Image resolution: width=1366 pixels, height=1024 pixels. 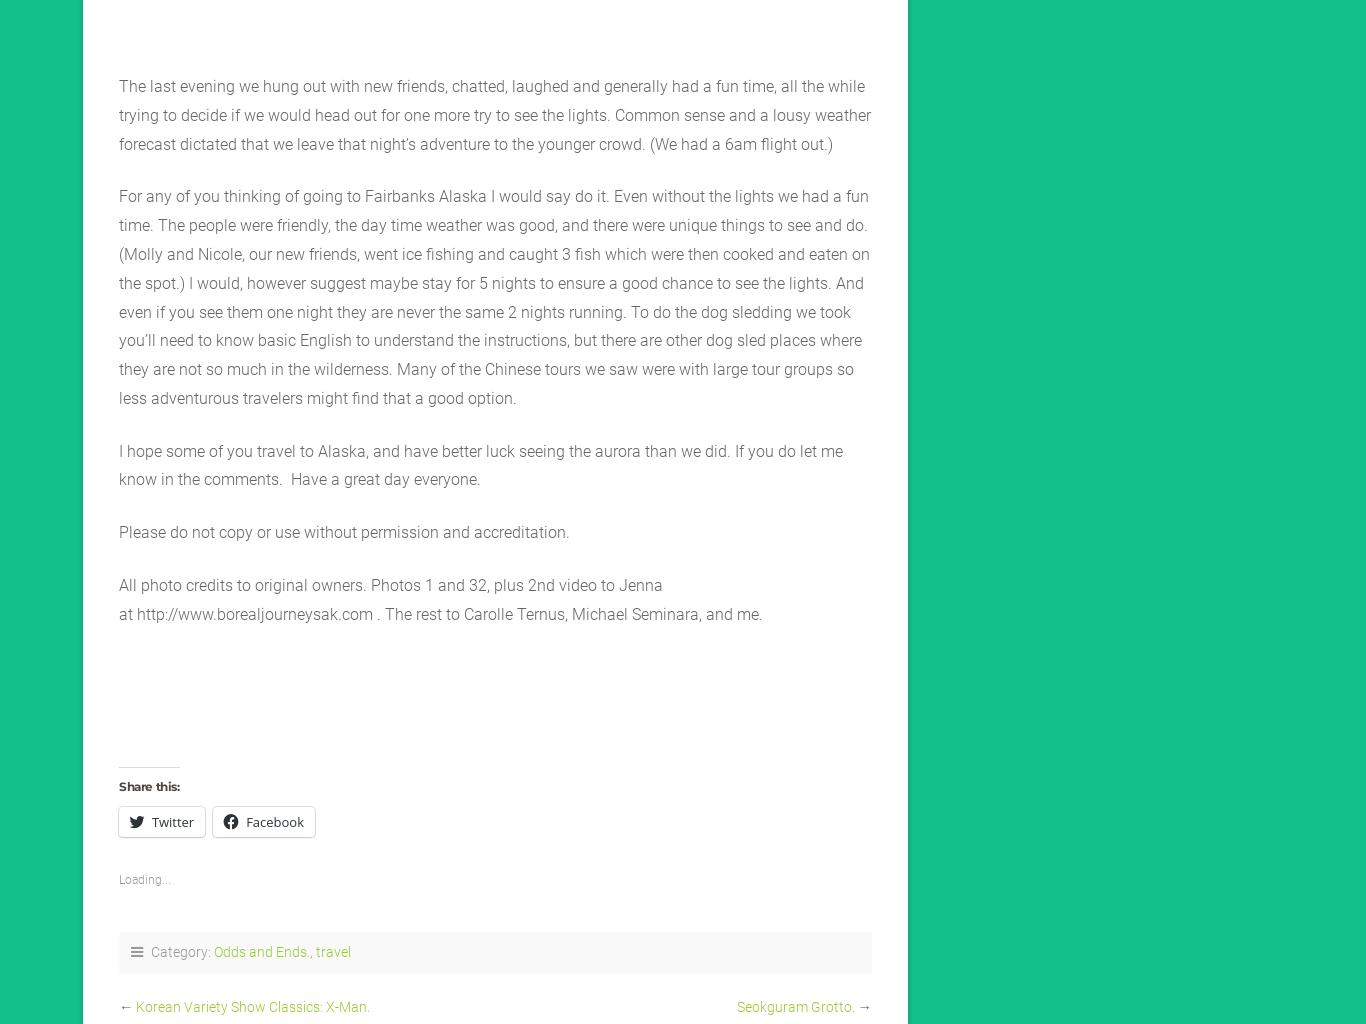 I want to click on 'All photo credits to original owners. Photos 1 and 32, plus 2nd video to Jenna at http://www.borealjourneysak.com . The rest to Carolle Ternus, Michael Seminara, and me.', so click(x=117, y=598).